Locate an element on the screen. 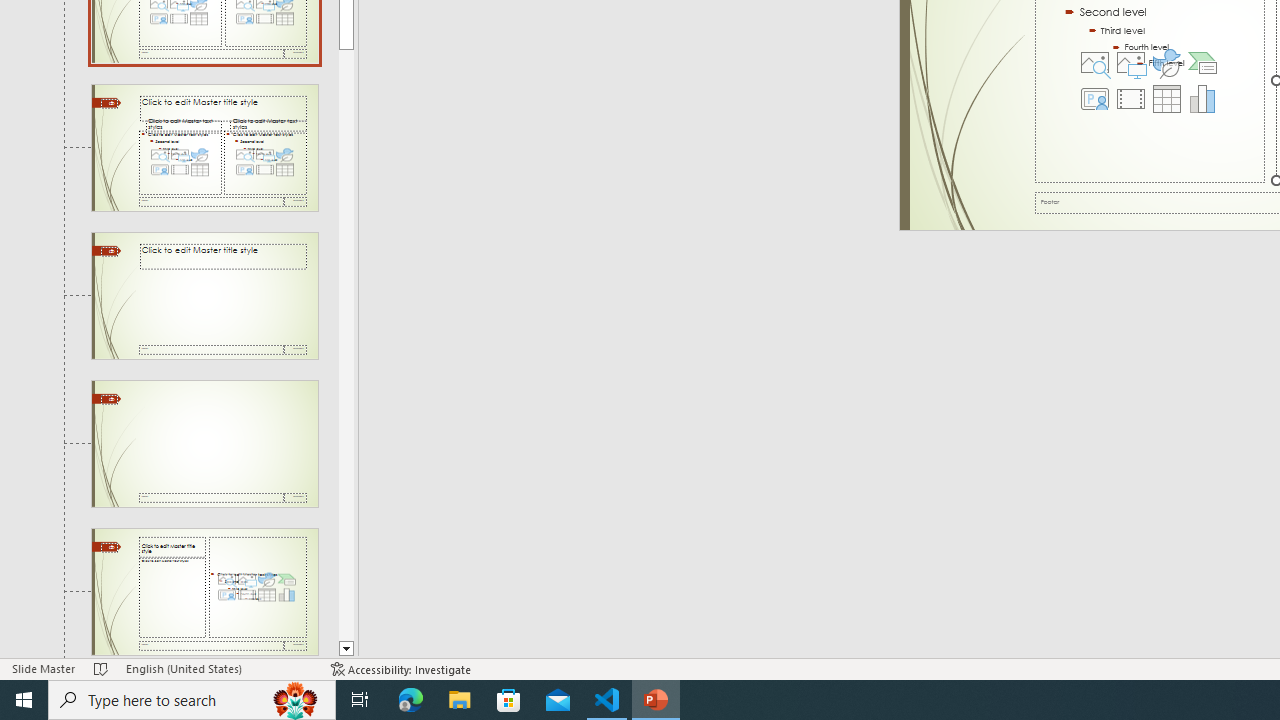 The width and height of the screenshot is (1280, 720). 'Insert an Icon' is located at coordinates (1166, 61).